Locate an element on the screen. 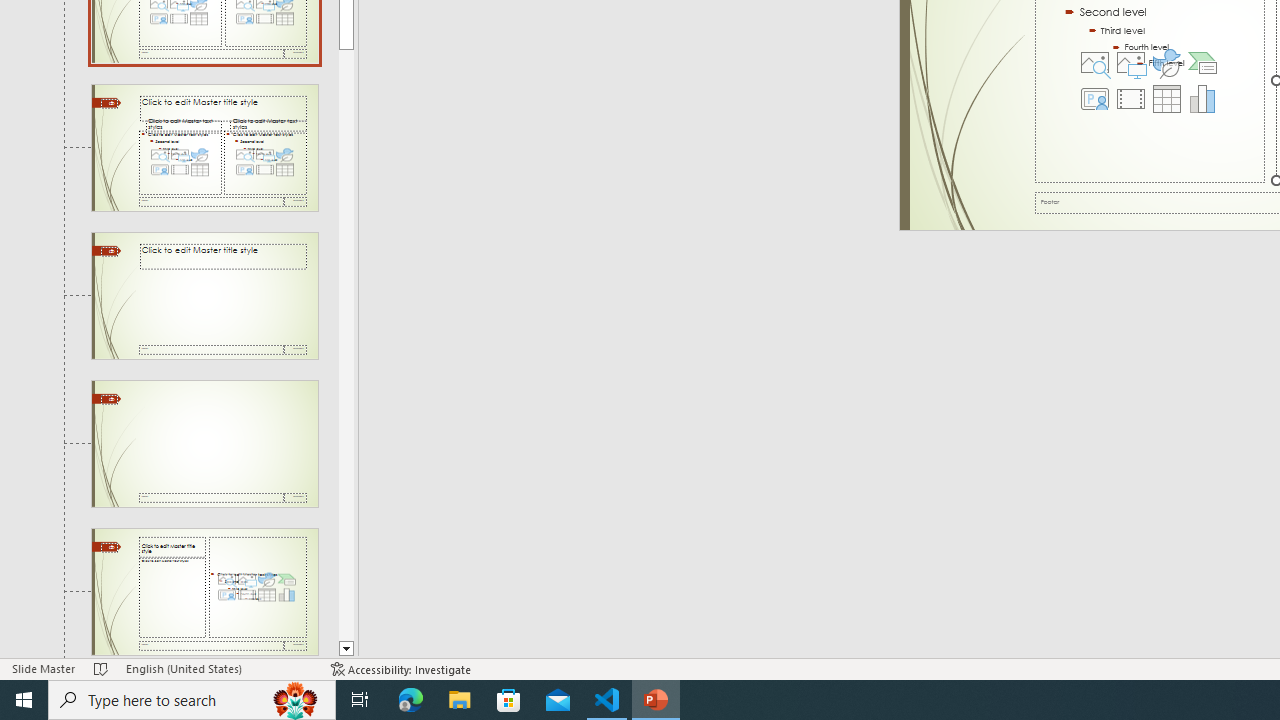 The width and height of the screenshot is (1280, 720). 'Insert an Icon' is located at coordinates (1166, 61).